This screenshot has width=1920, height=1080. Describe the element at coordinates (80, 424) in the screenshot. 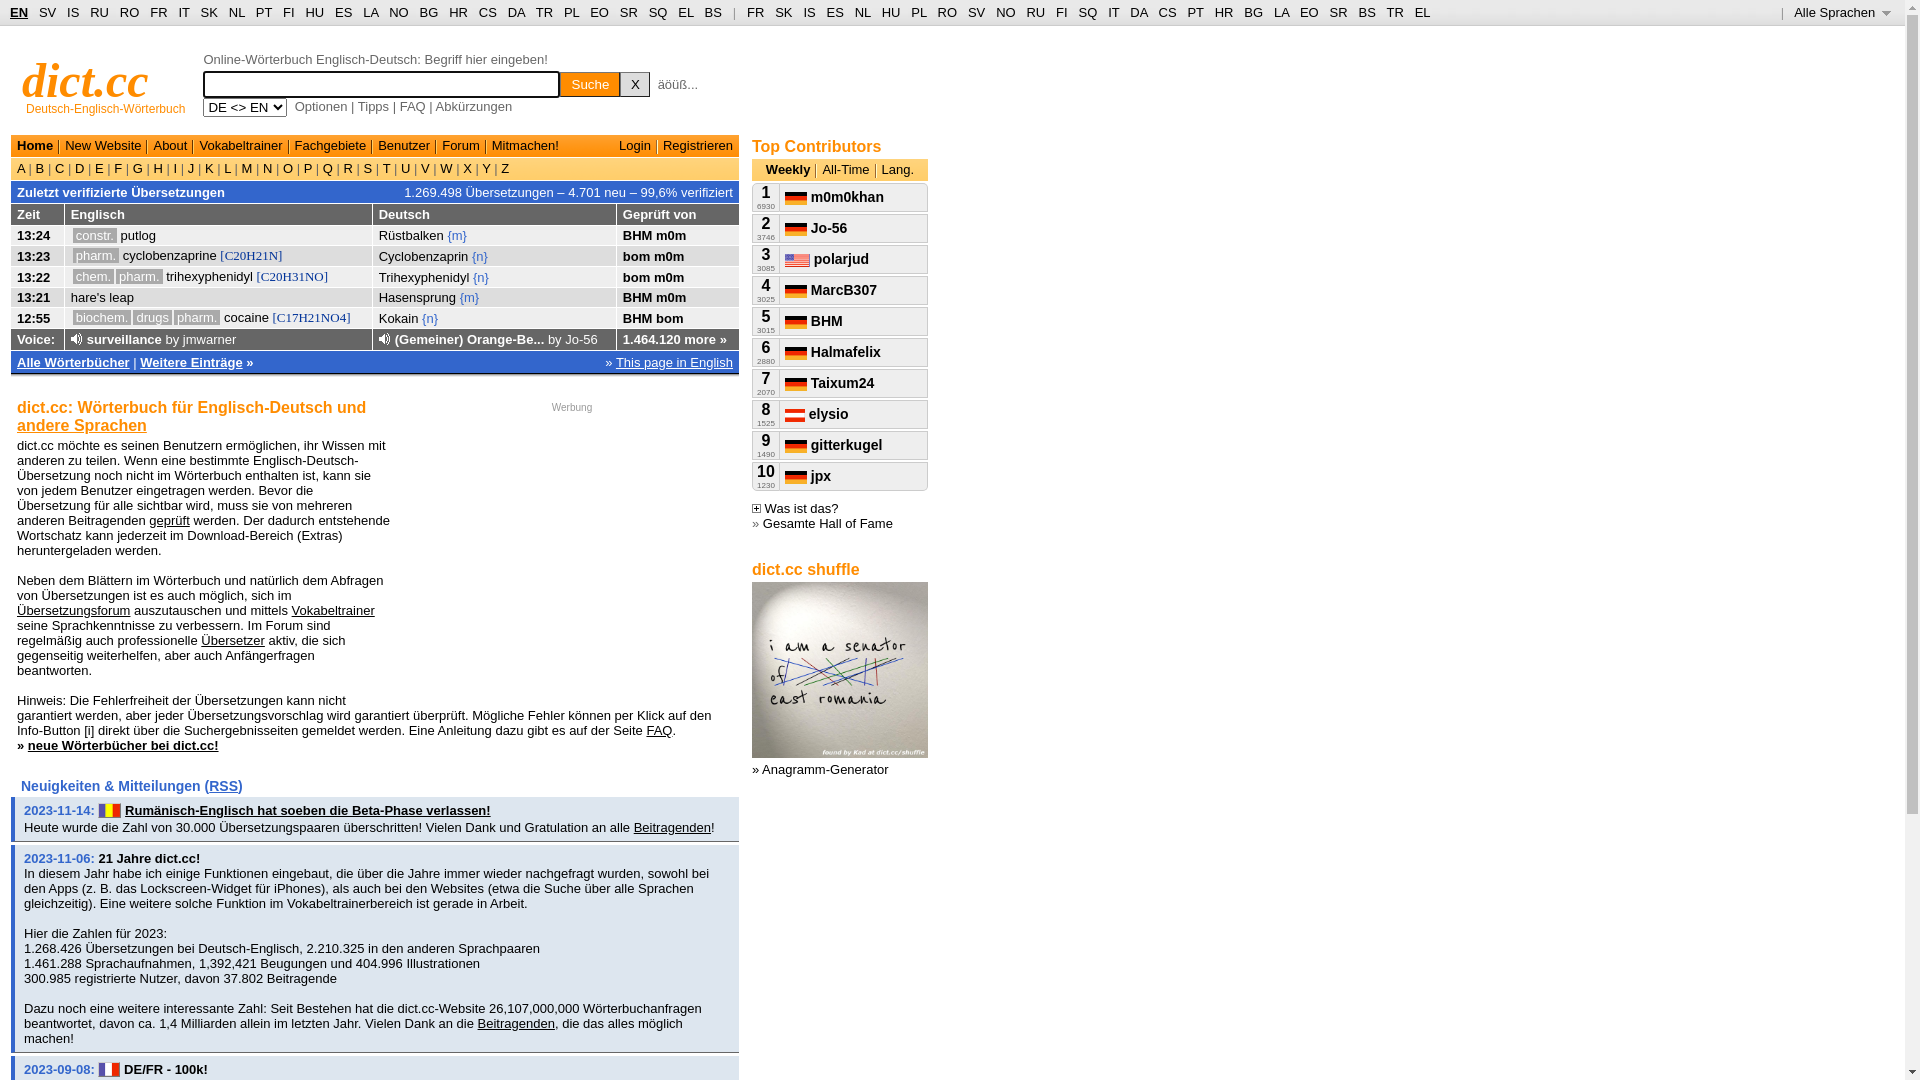

I see `'andere Sprachen'` at that location.